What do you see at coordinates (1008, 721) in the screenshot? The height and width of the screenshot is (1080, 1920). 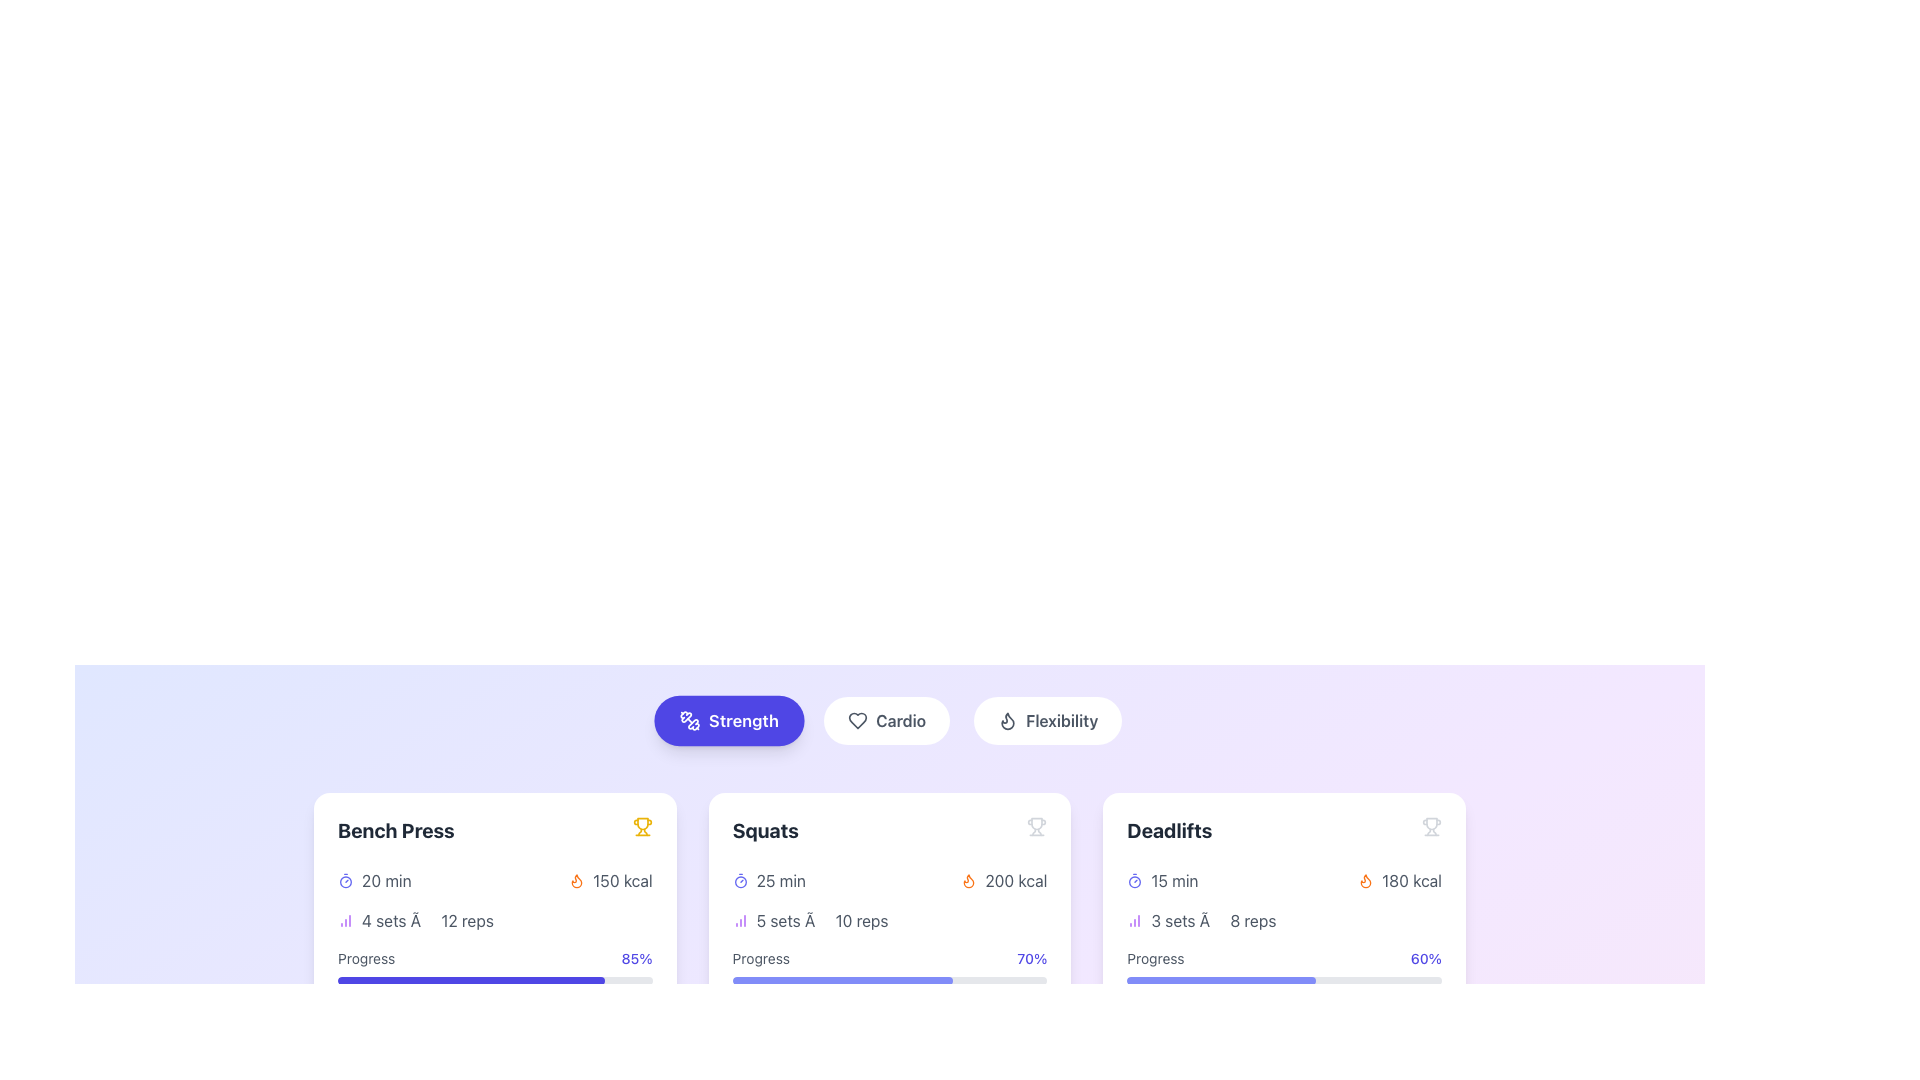 I see `the energy or calories icon located within the 'Flexibility' button's icon area in the top center section of the interface` at bounding box center [1008, 721].